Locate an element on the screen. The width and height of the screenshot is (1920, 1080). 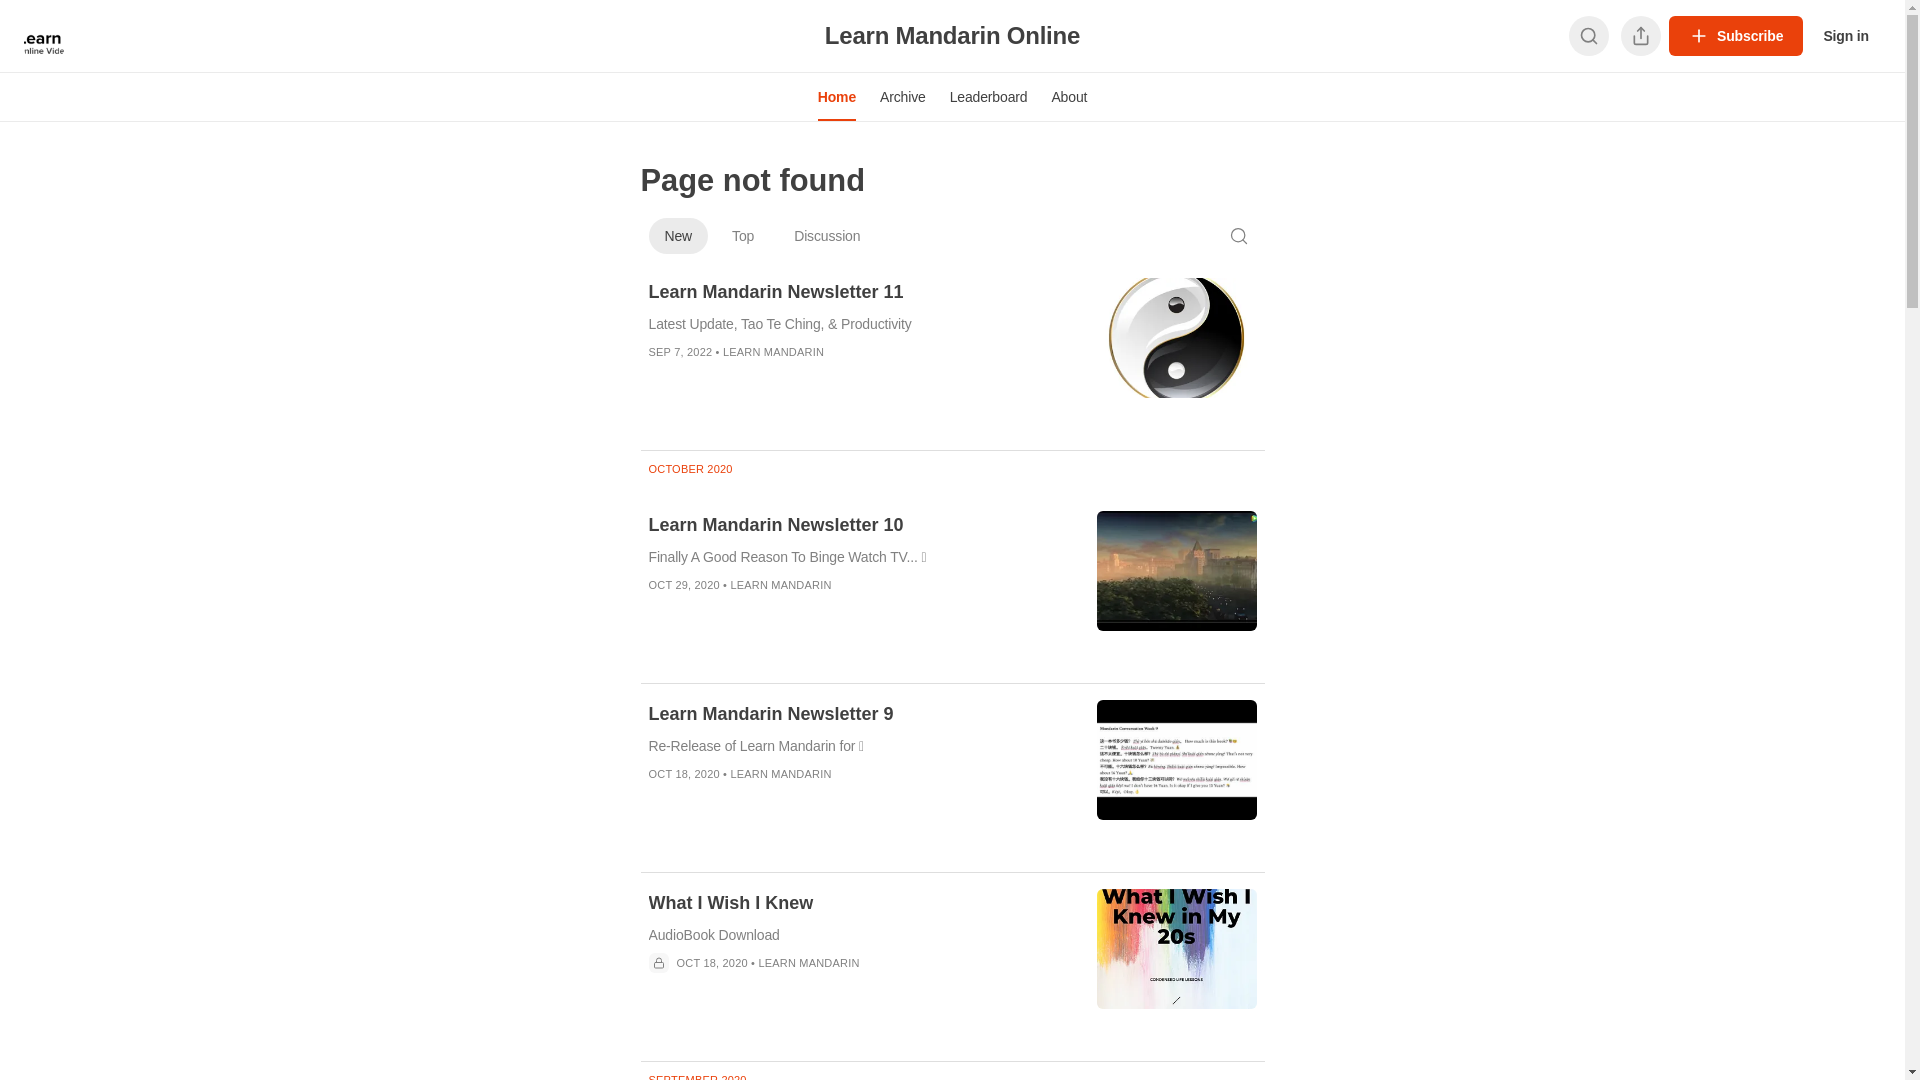
'Learn Mandarin Newsletter 11' is located at coordinates (859, 292).